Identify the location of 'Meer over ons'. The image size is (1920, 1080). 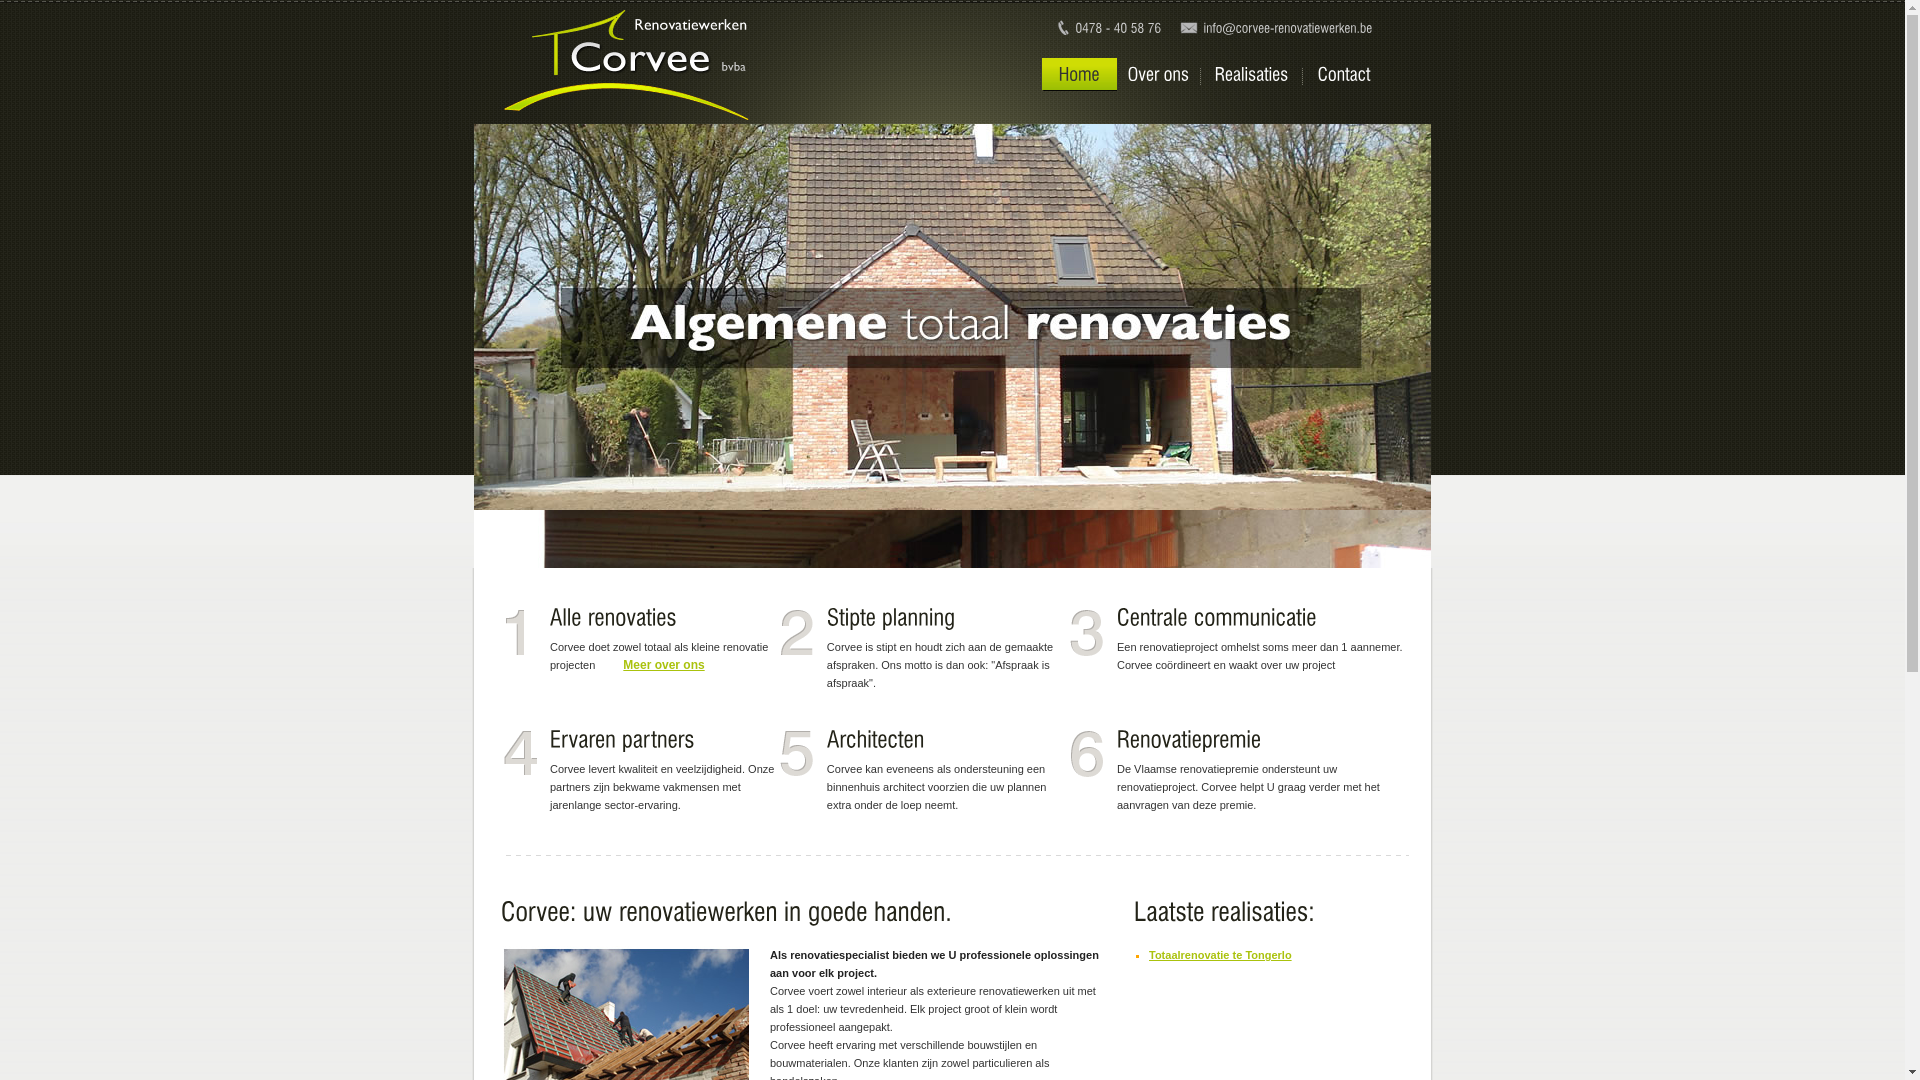
(653, 664).